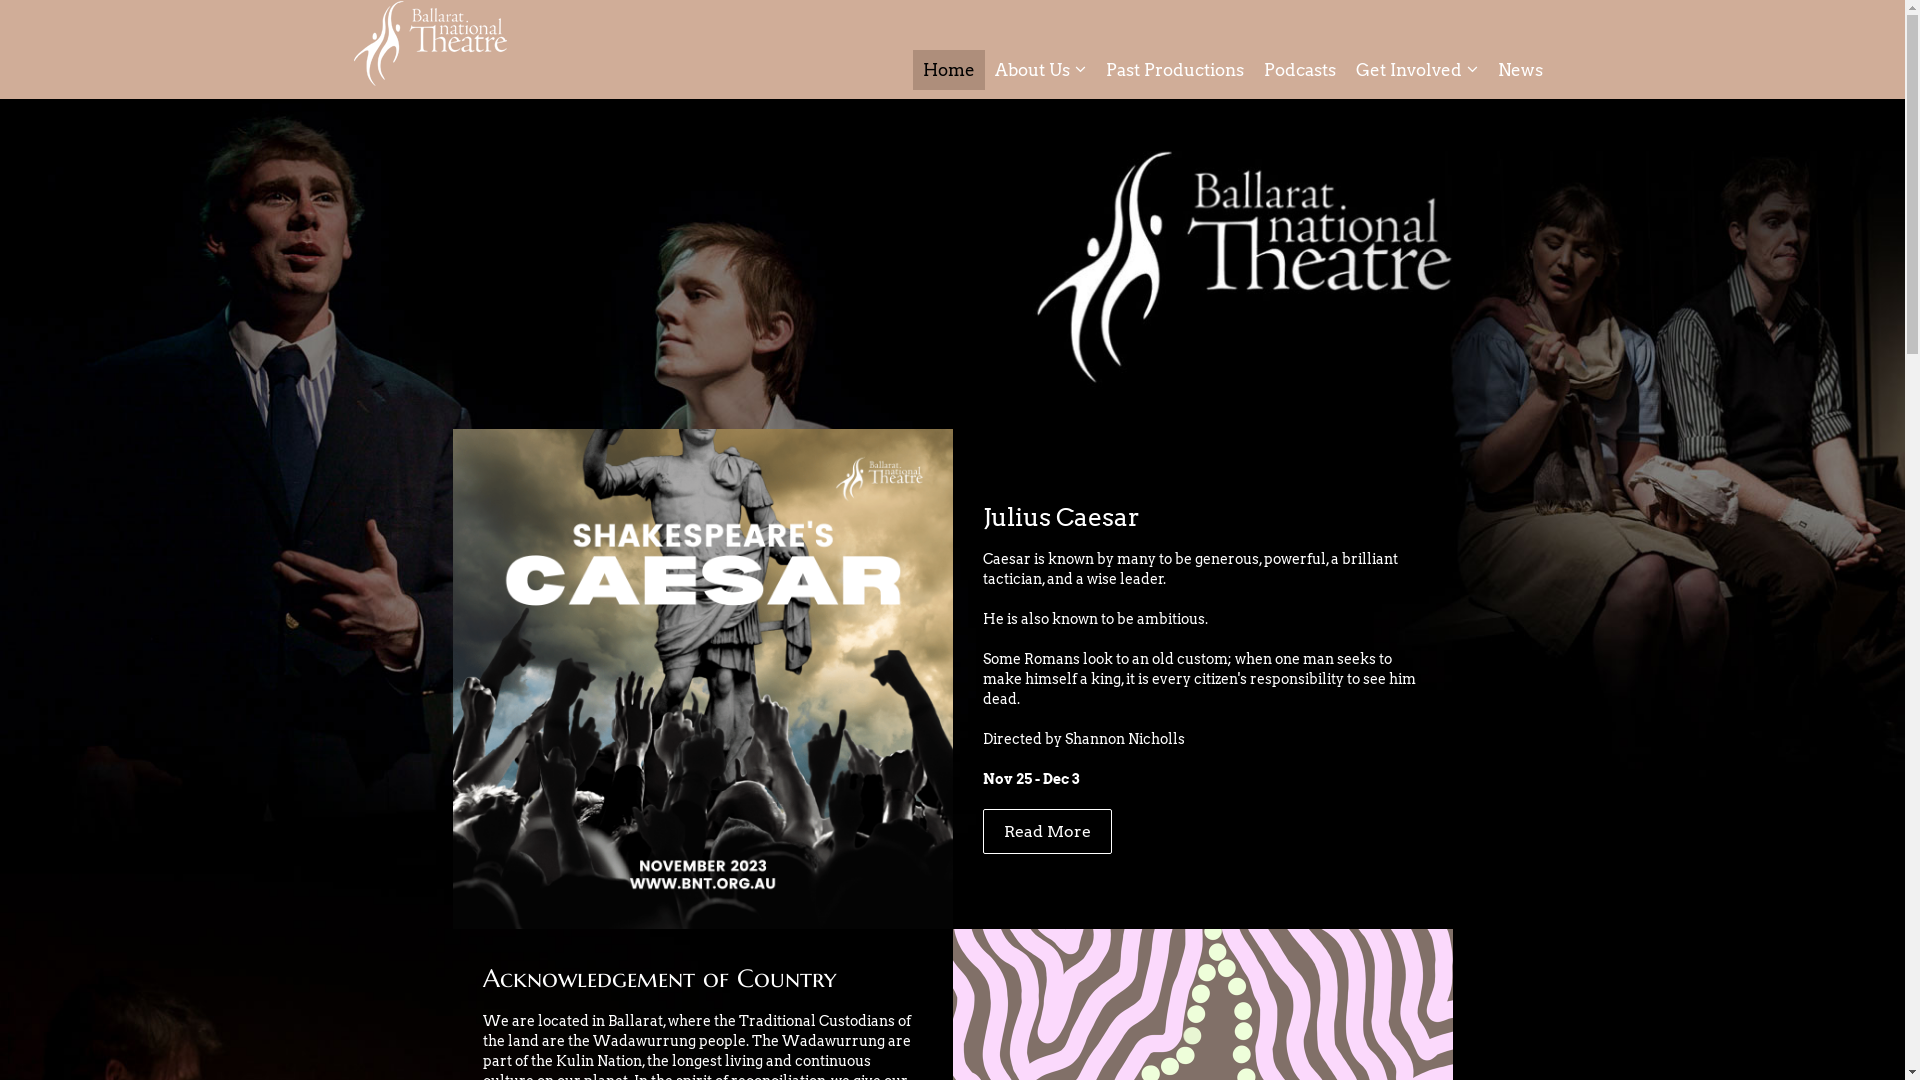 The image size is (1920, 1080). Describe the element at coordinates (946, 68) in the screenshot. I see `'Home'` at that location.